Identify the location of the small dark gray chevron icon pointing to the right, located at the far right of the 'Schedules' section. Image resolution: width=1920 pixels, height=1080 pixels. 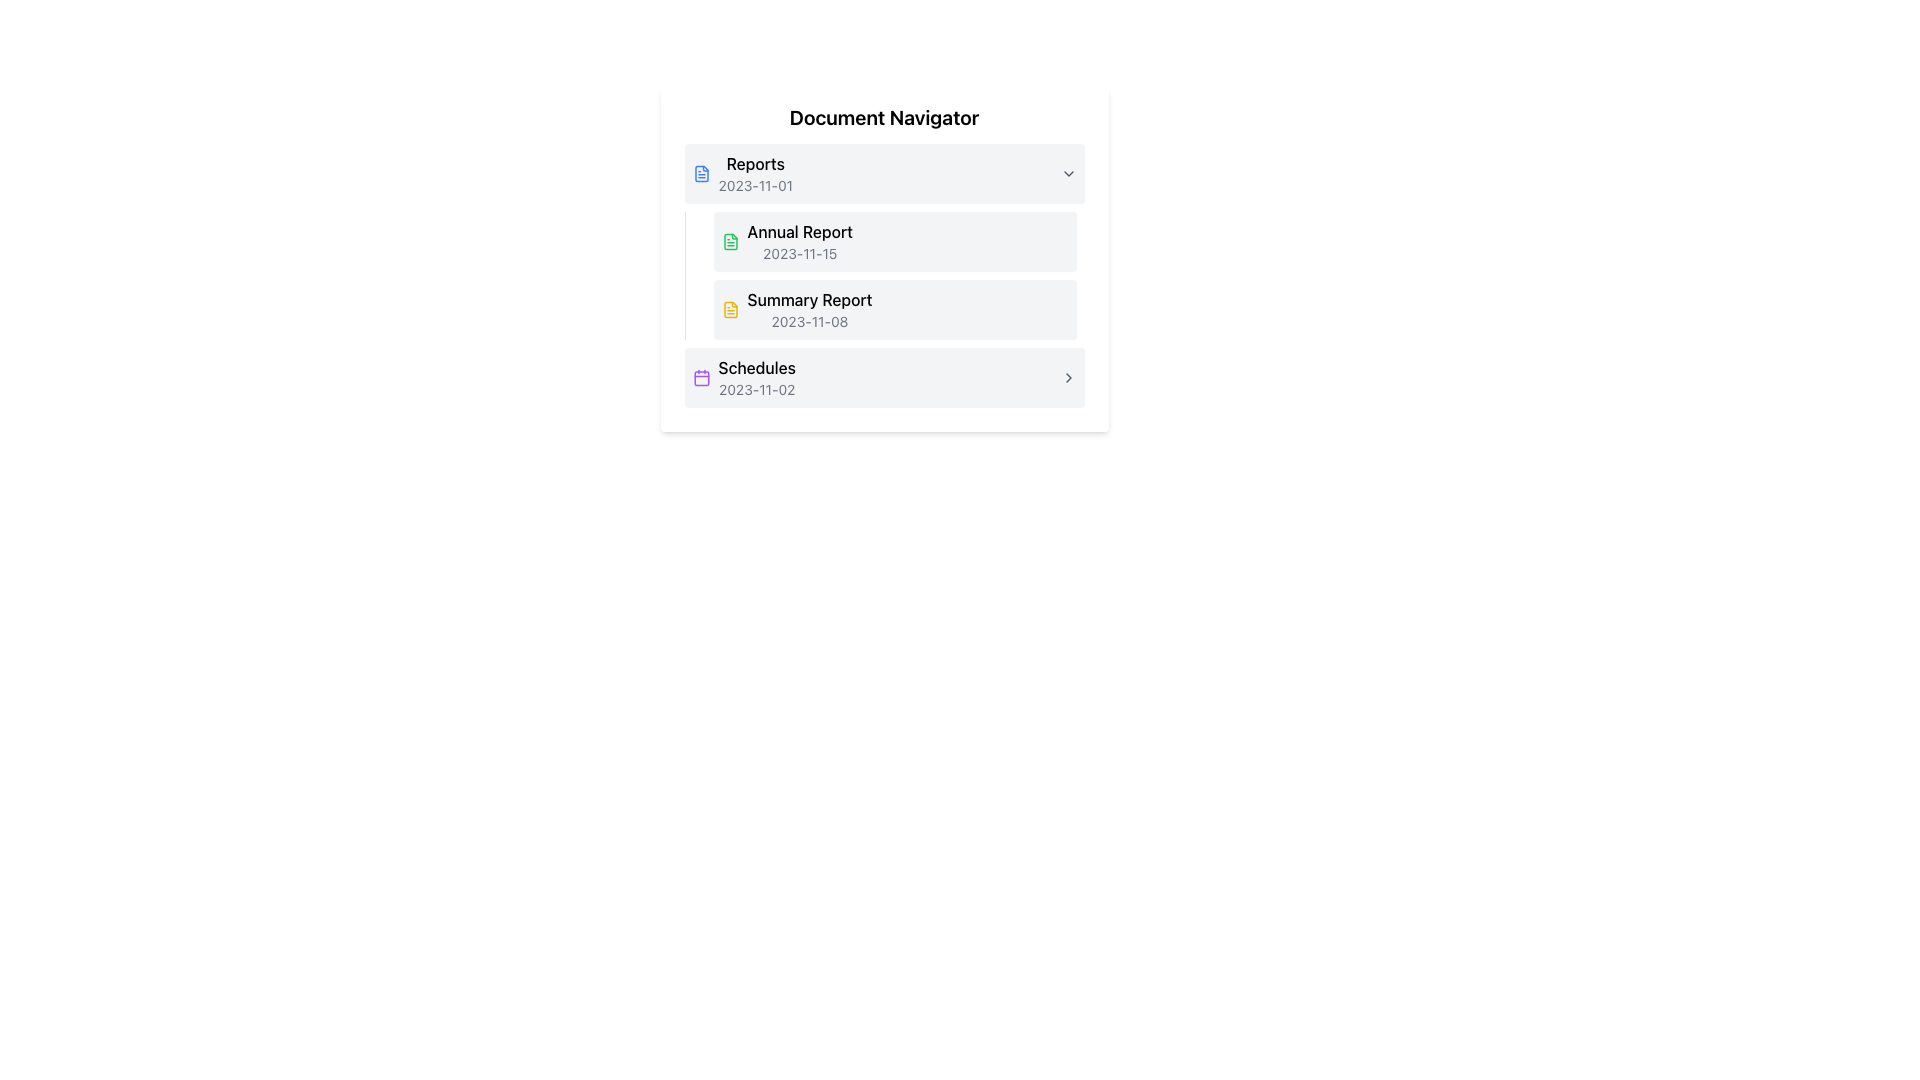
(1067, 378).